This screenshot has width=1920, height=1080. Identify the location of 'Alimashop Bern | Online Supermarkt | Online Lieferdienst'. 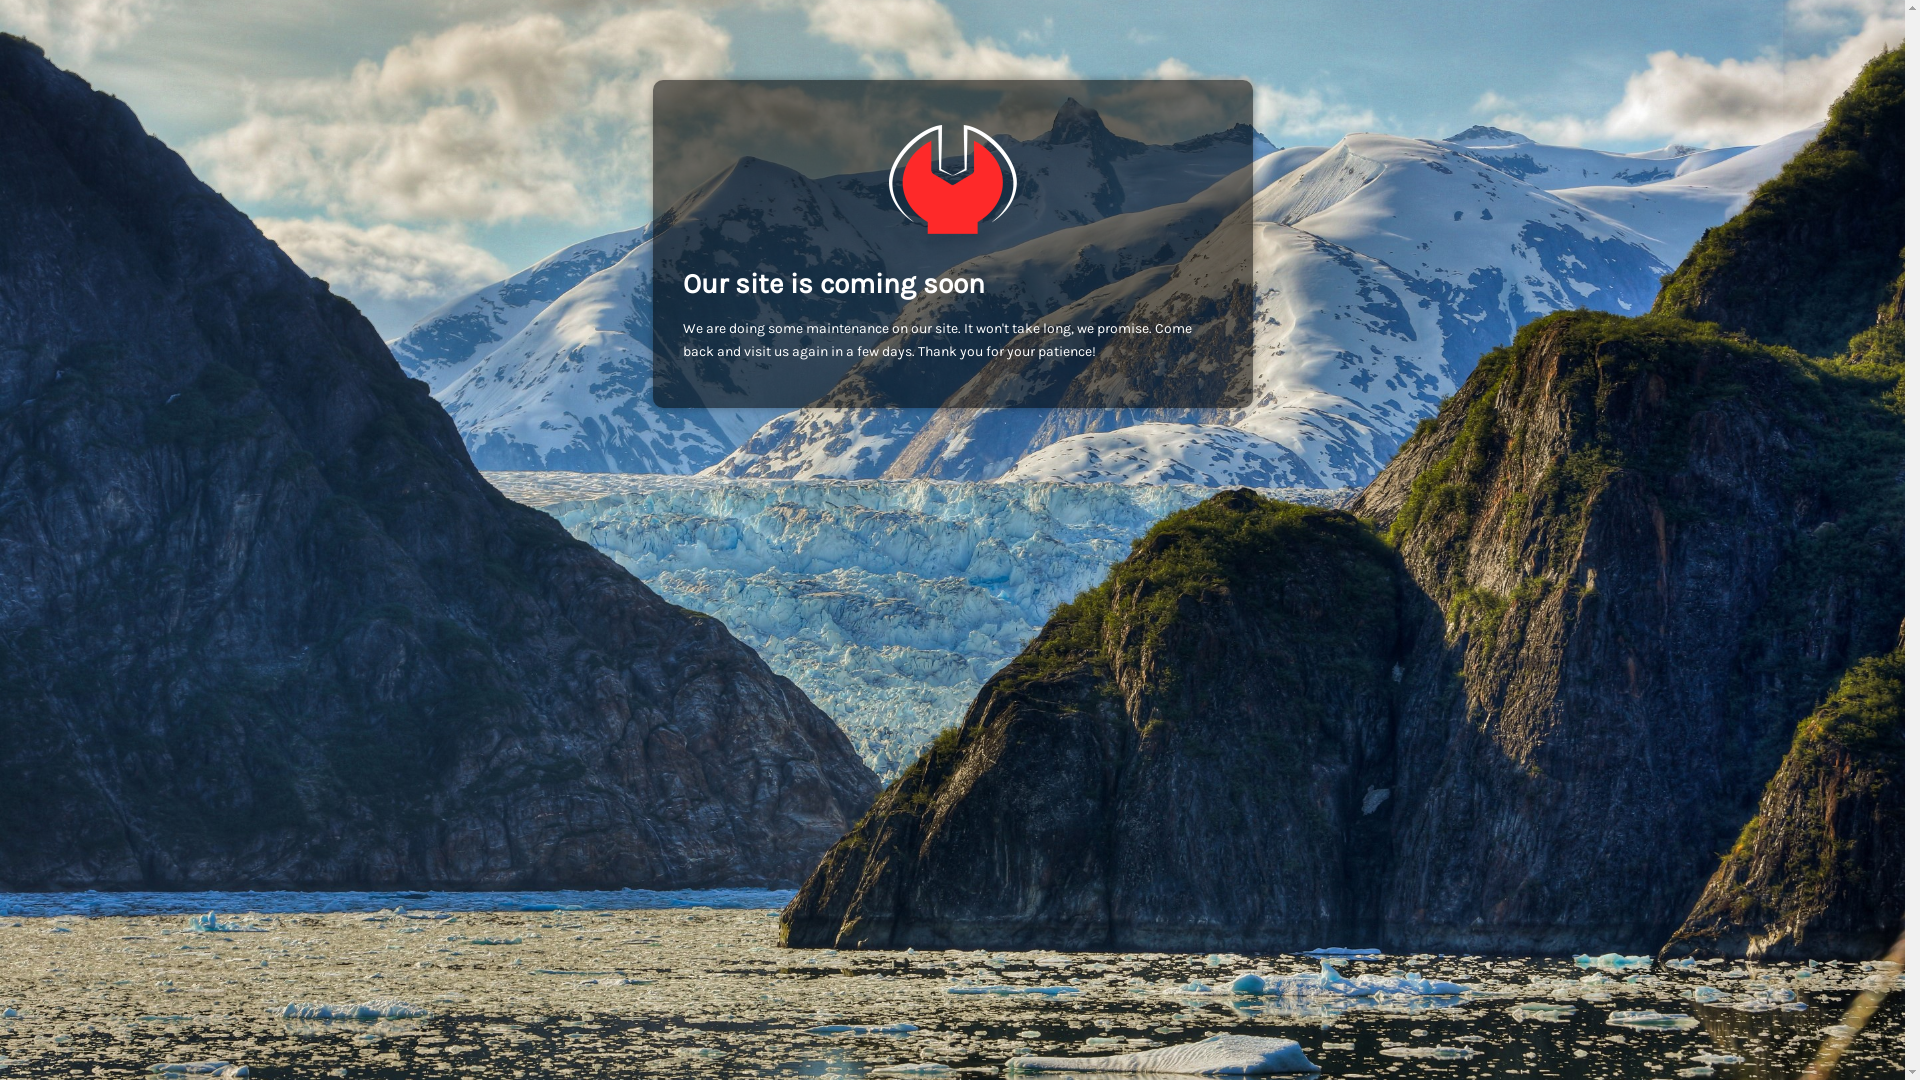
(950, 178).